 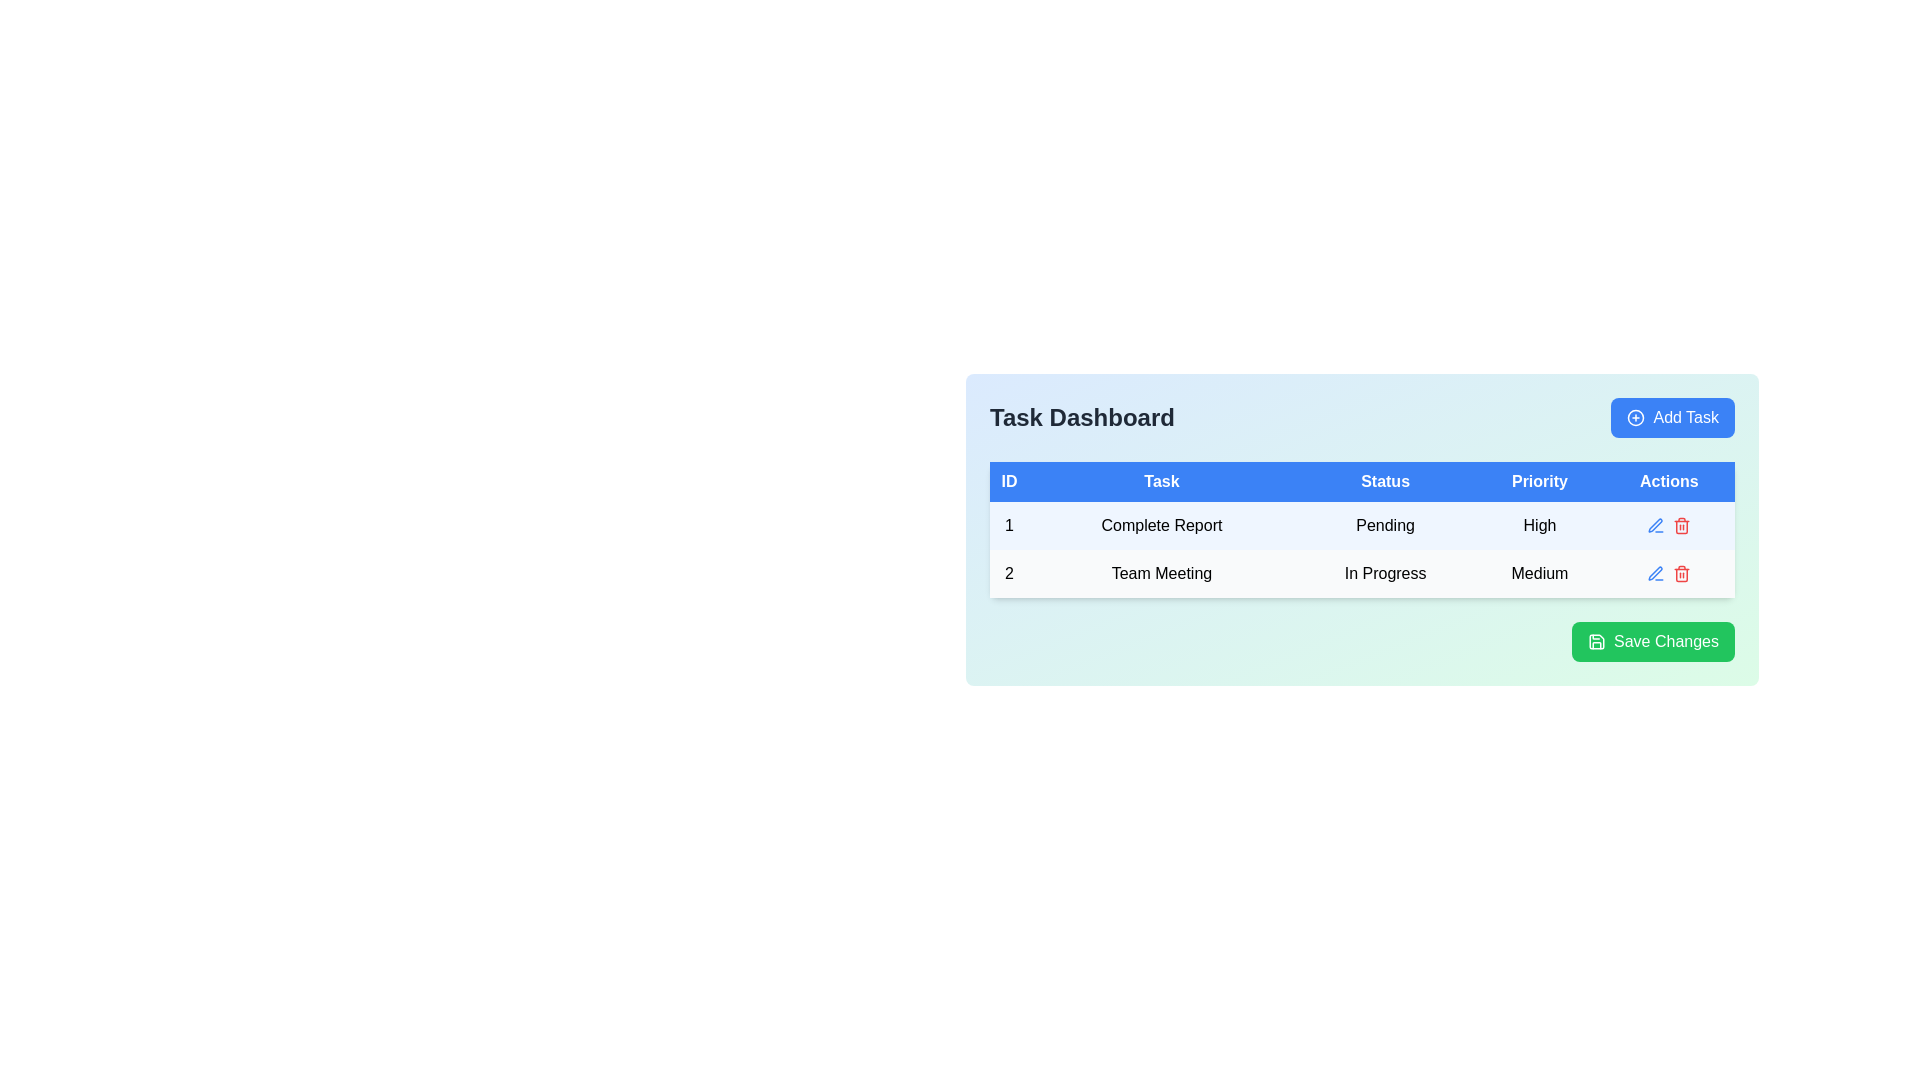 I want to click on the 'Priority' text label header element, which is displayed in white on a blue background, so click(x=1539, y=482).